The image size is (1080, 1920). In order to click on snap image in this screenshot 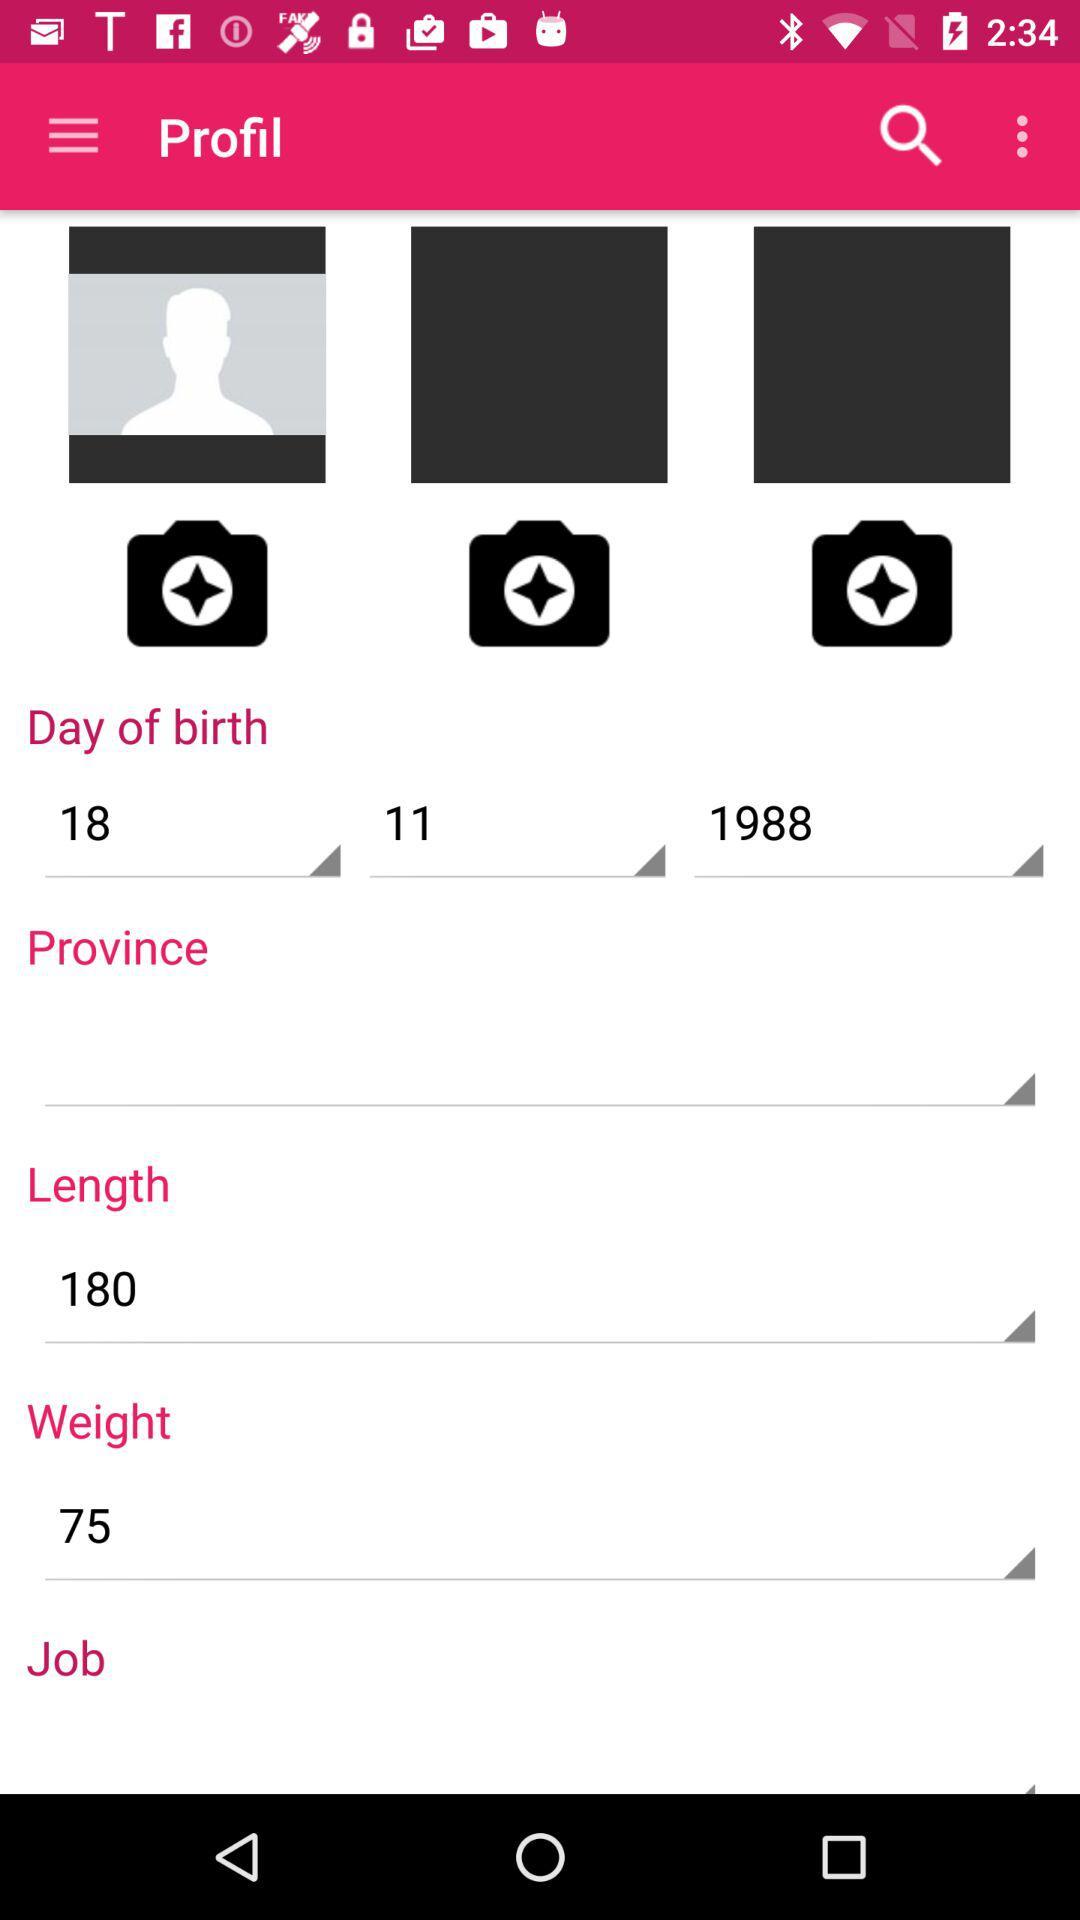, I will do `click(197, 582)`.